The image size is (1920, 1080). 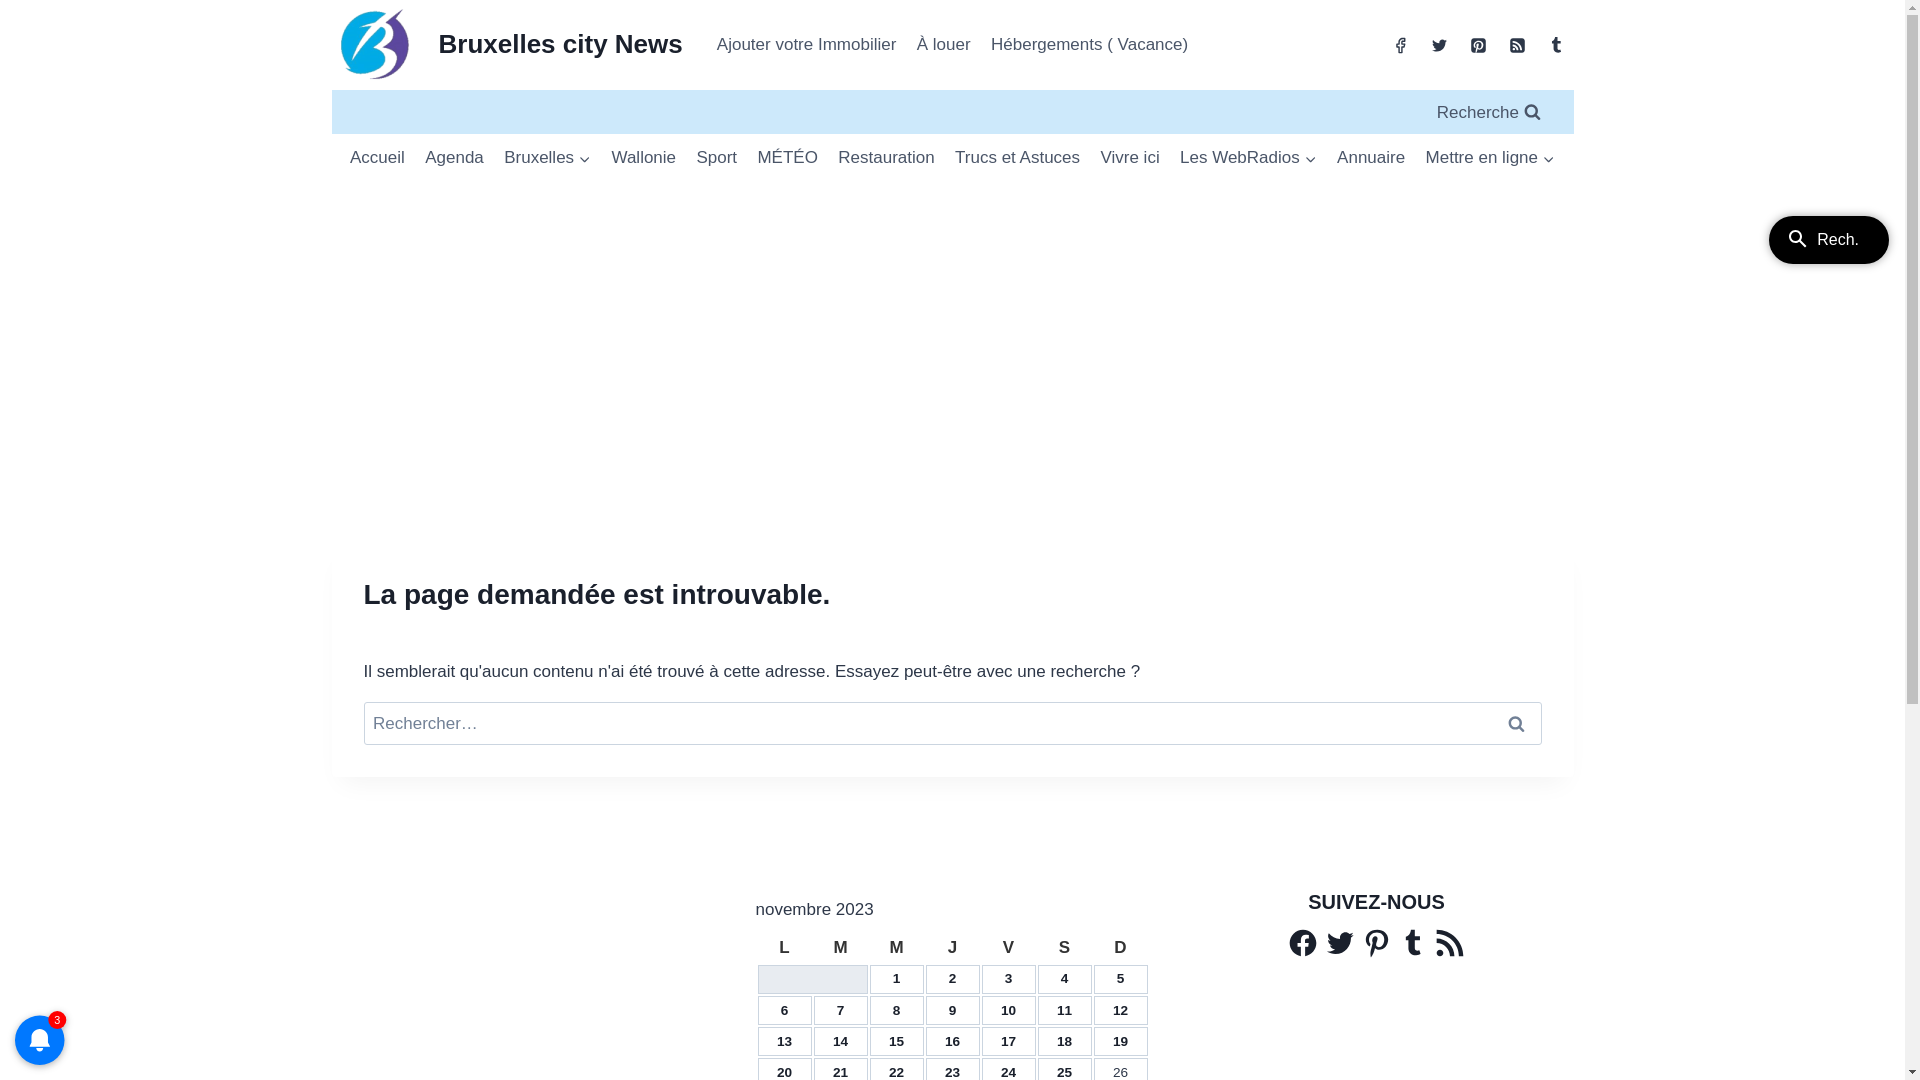 What do you see at coordinates (944, 157) in the screenshot?
I see `'Trucs et Astuces'` at bounding box center [944, 157].